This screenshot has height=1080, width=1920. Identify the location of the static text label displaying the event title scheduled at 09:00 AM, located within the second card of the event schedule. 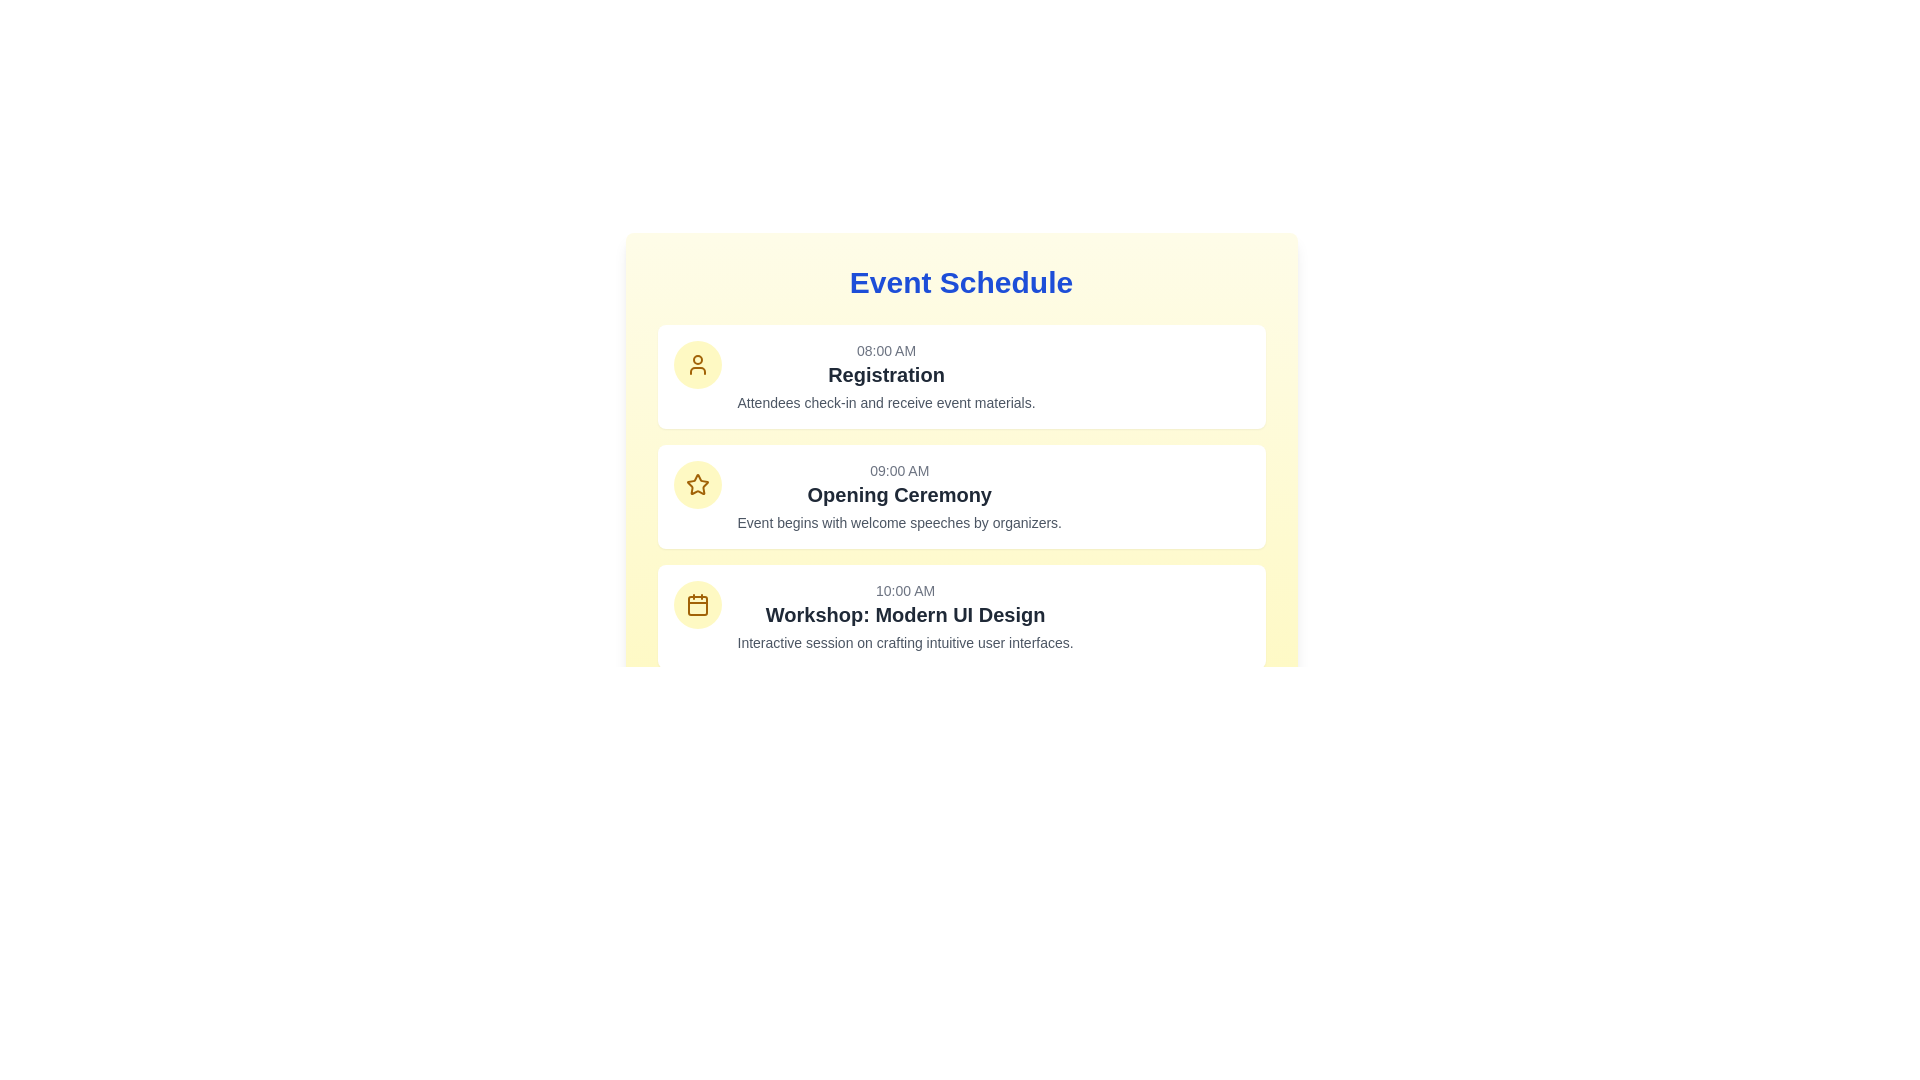
(898, 494).